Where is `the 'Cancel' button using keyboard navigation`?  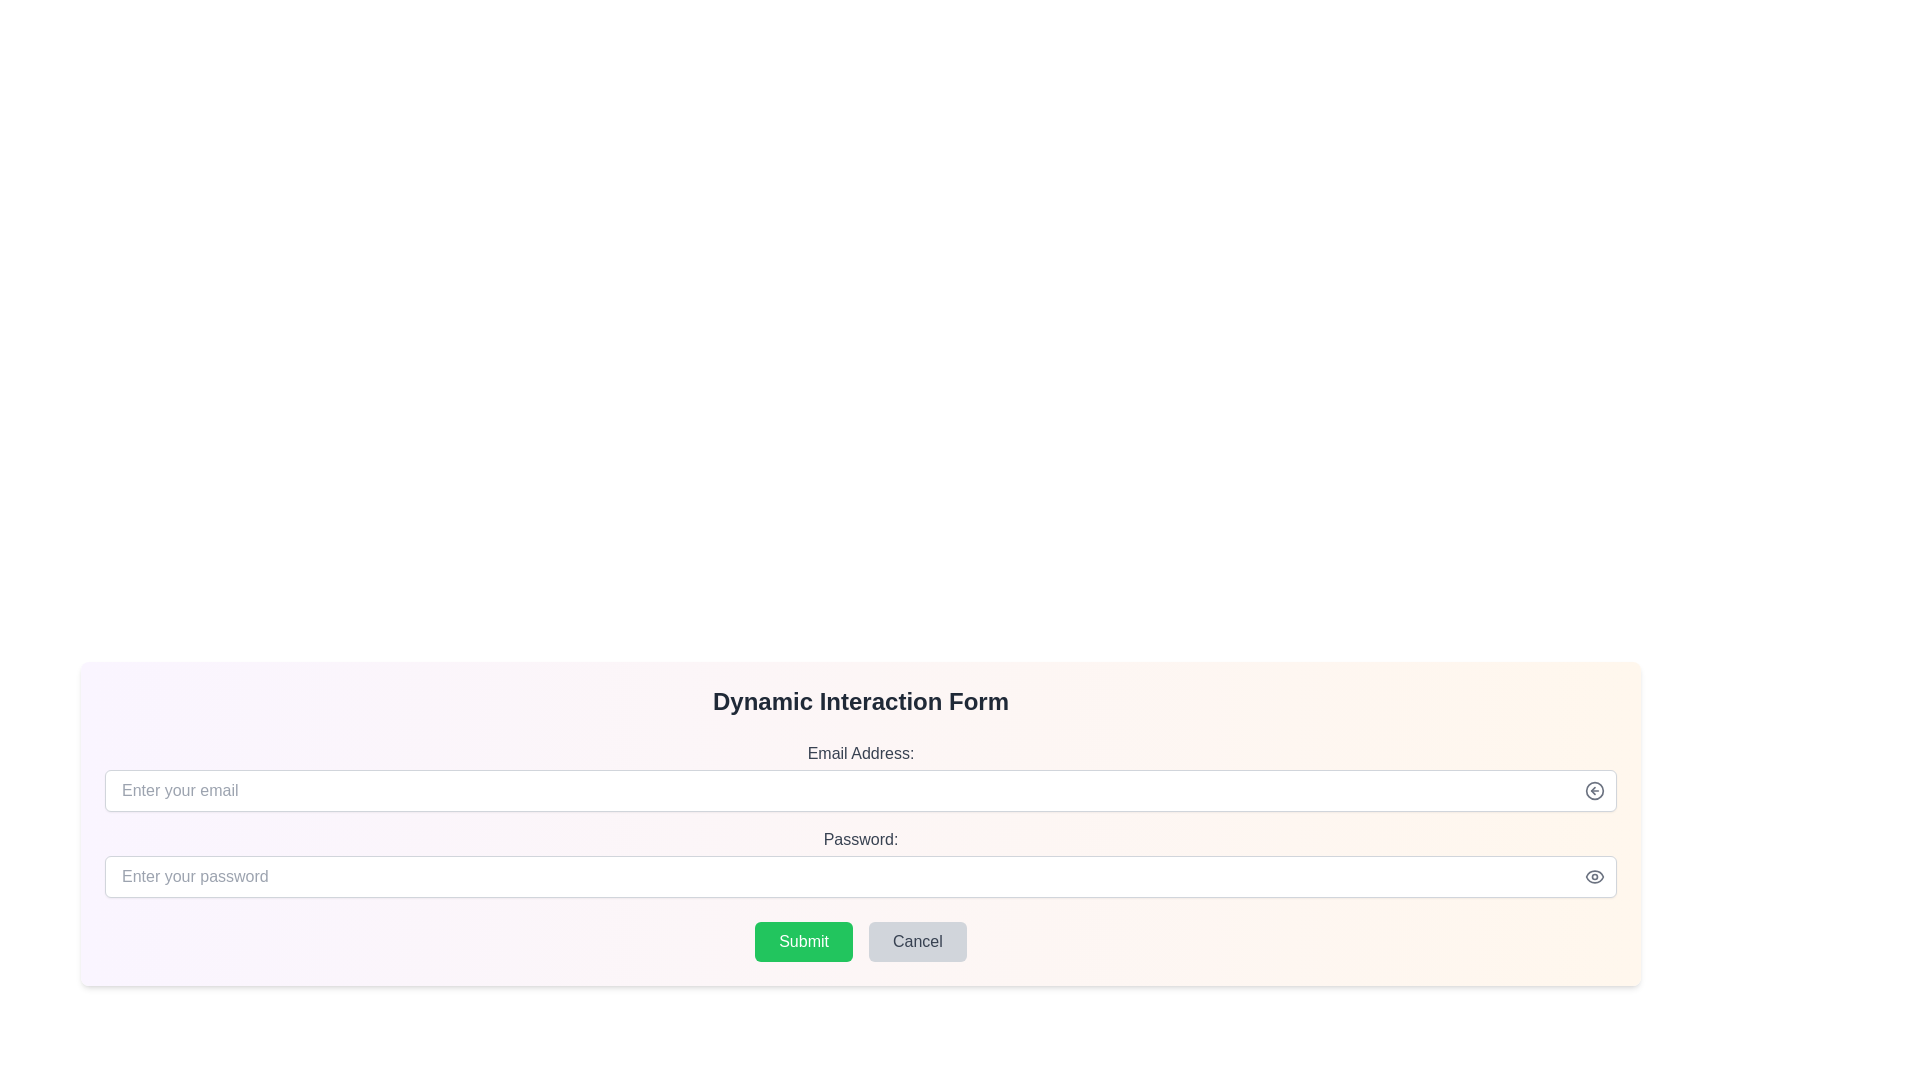 the 'Cancel' button using keyboard navigation is located at coordinates (916, 941).